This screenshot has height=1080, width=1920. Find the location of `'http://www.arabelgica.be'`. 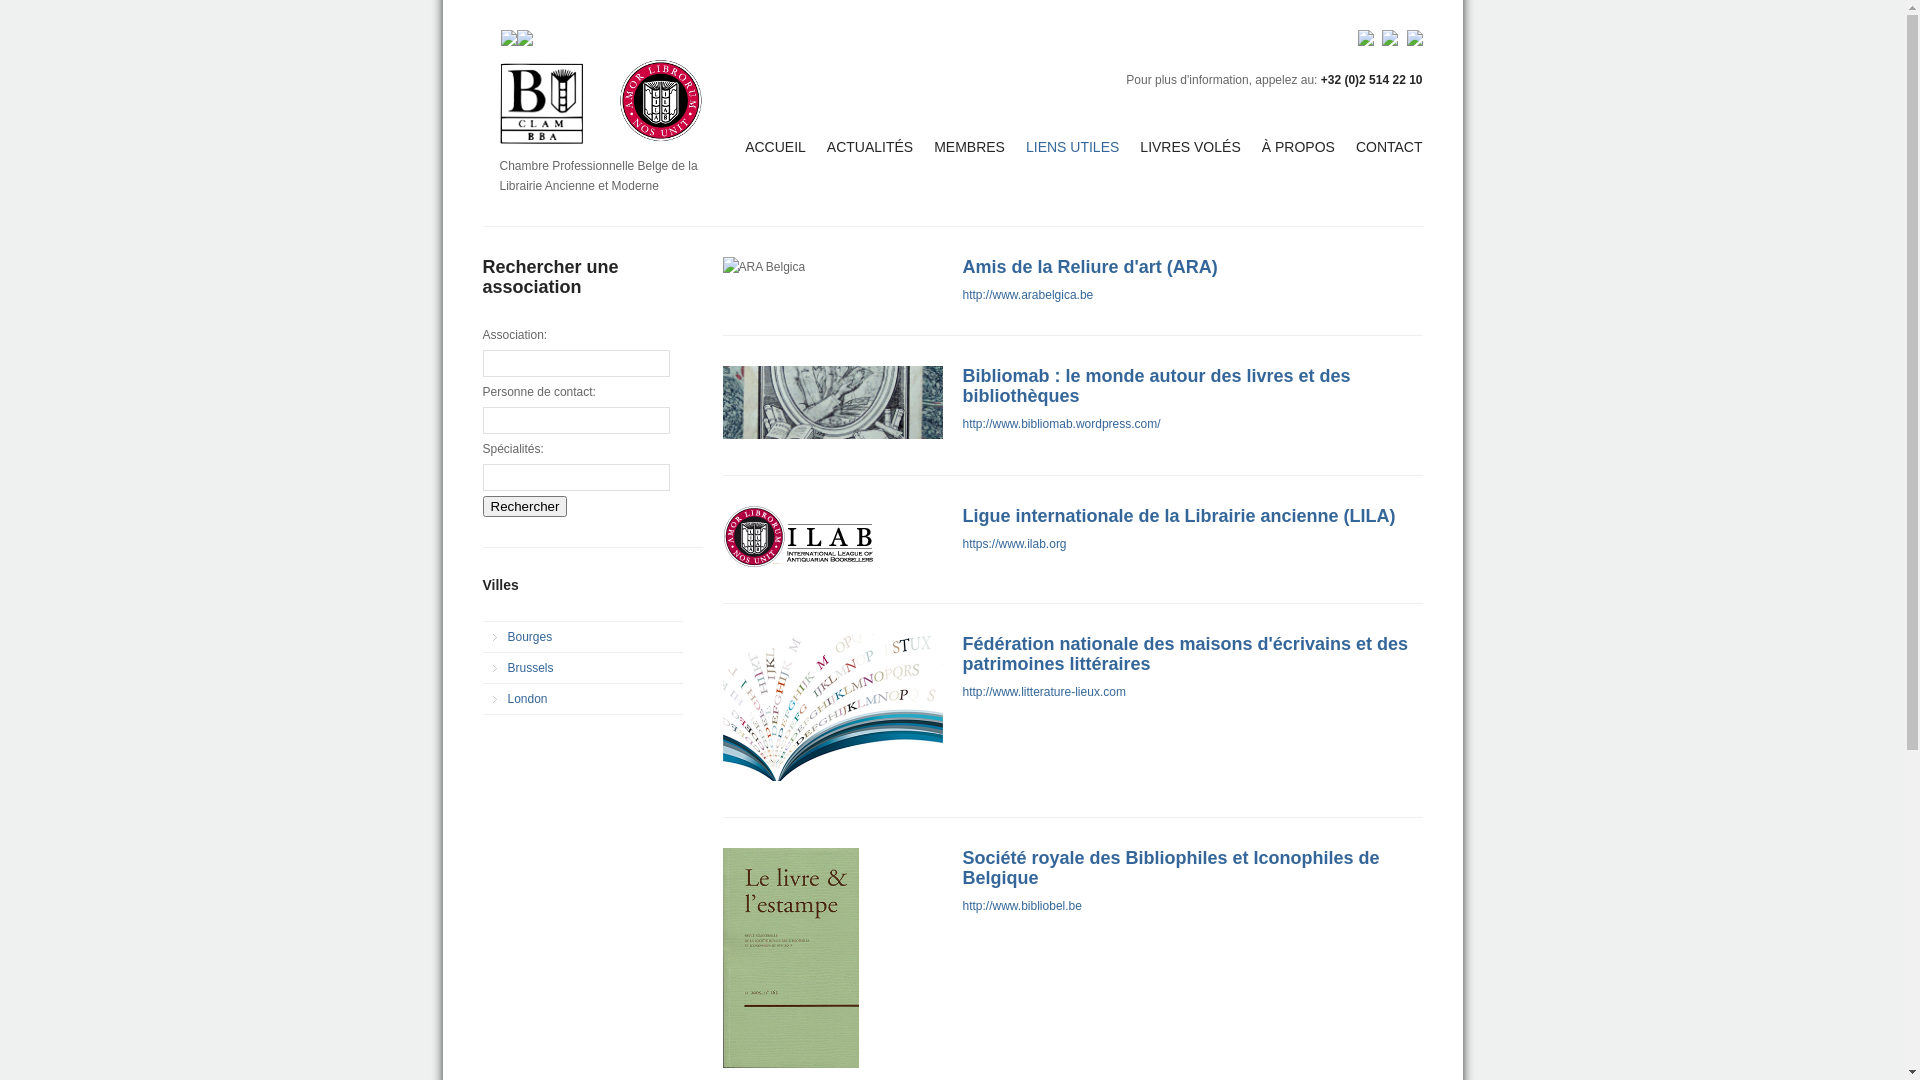

'http://www.arabelgica.be' is located at coordinates (961, 294).